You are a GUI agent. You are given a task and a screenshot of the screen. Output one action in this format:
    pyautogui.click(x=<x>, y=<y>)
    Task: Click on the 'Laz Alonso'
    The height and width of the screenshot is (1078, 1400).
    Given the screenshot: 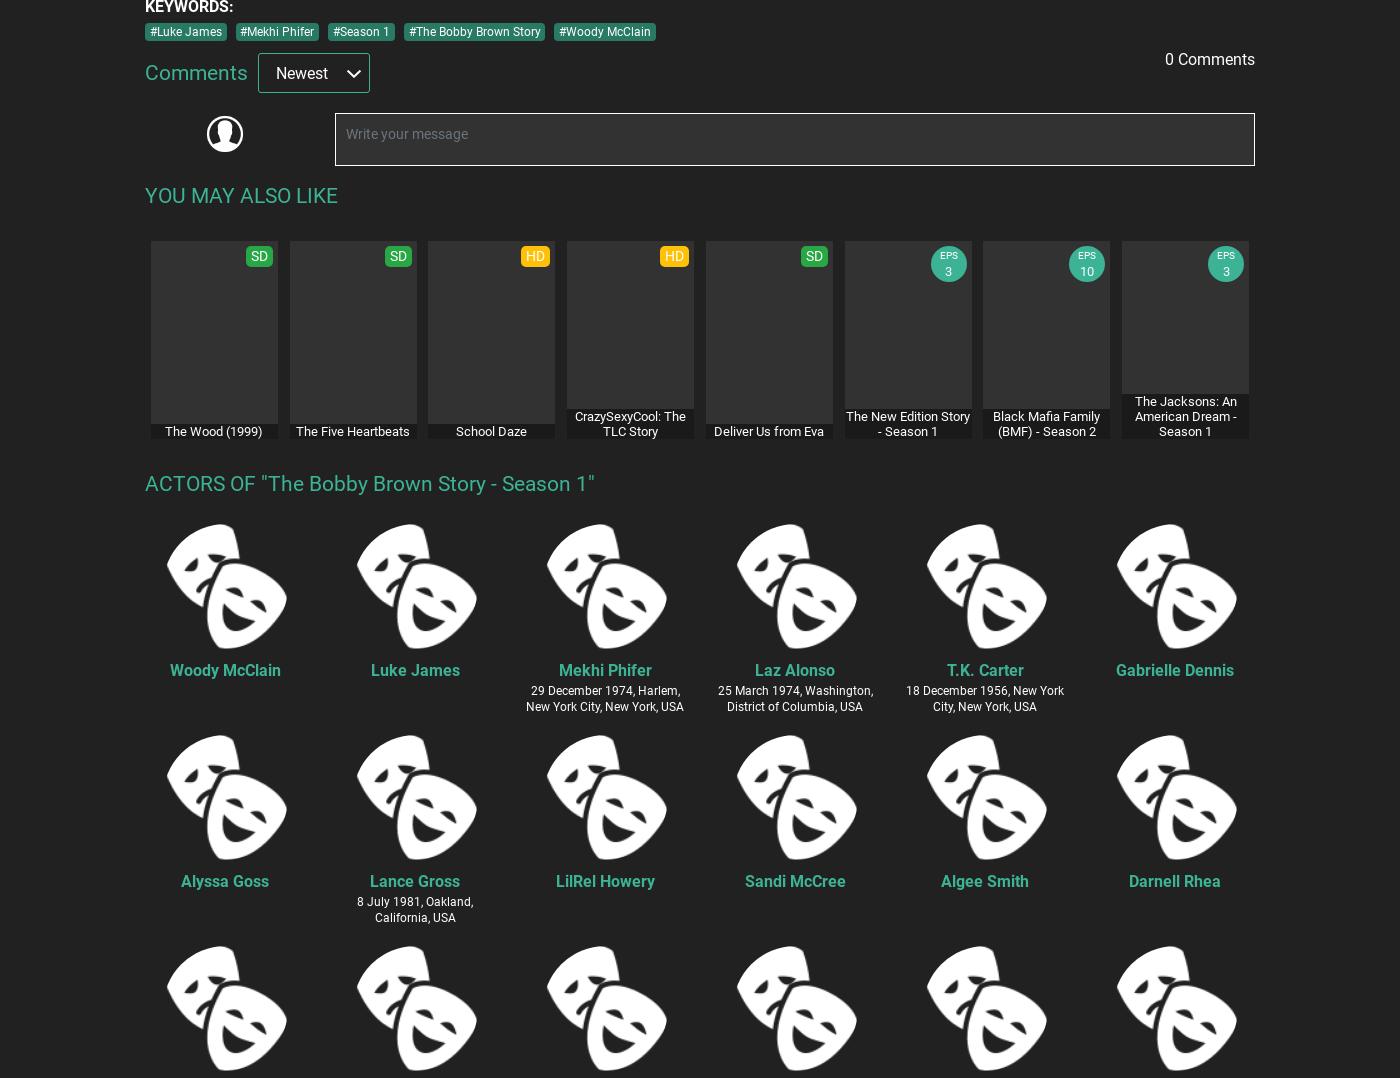 What is the action you would take?
    pyautogui.click(x=795, y=669)
    